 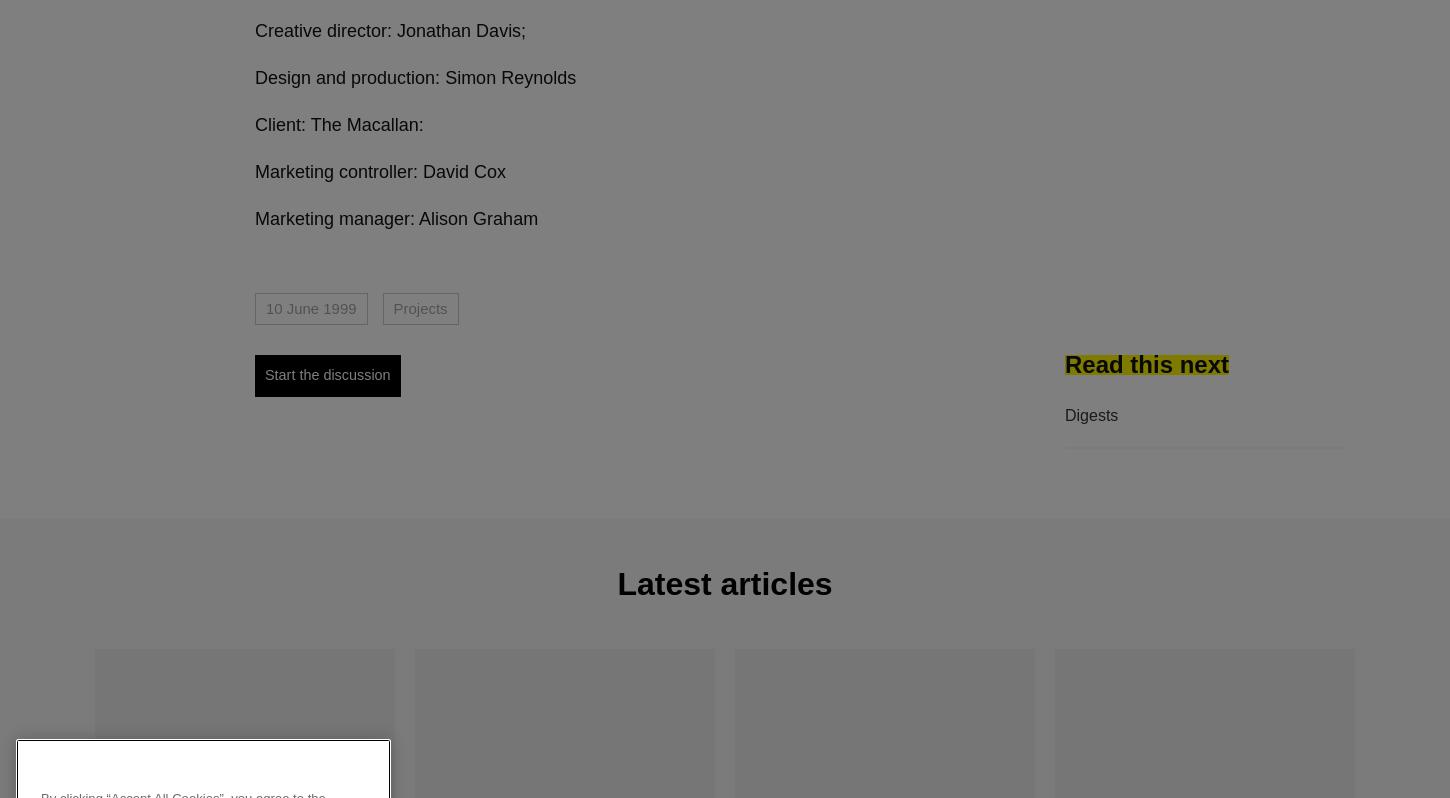 I want to click on 'Start the discussion', so click(x=327, y=374).